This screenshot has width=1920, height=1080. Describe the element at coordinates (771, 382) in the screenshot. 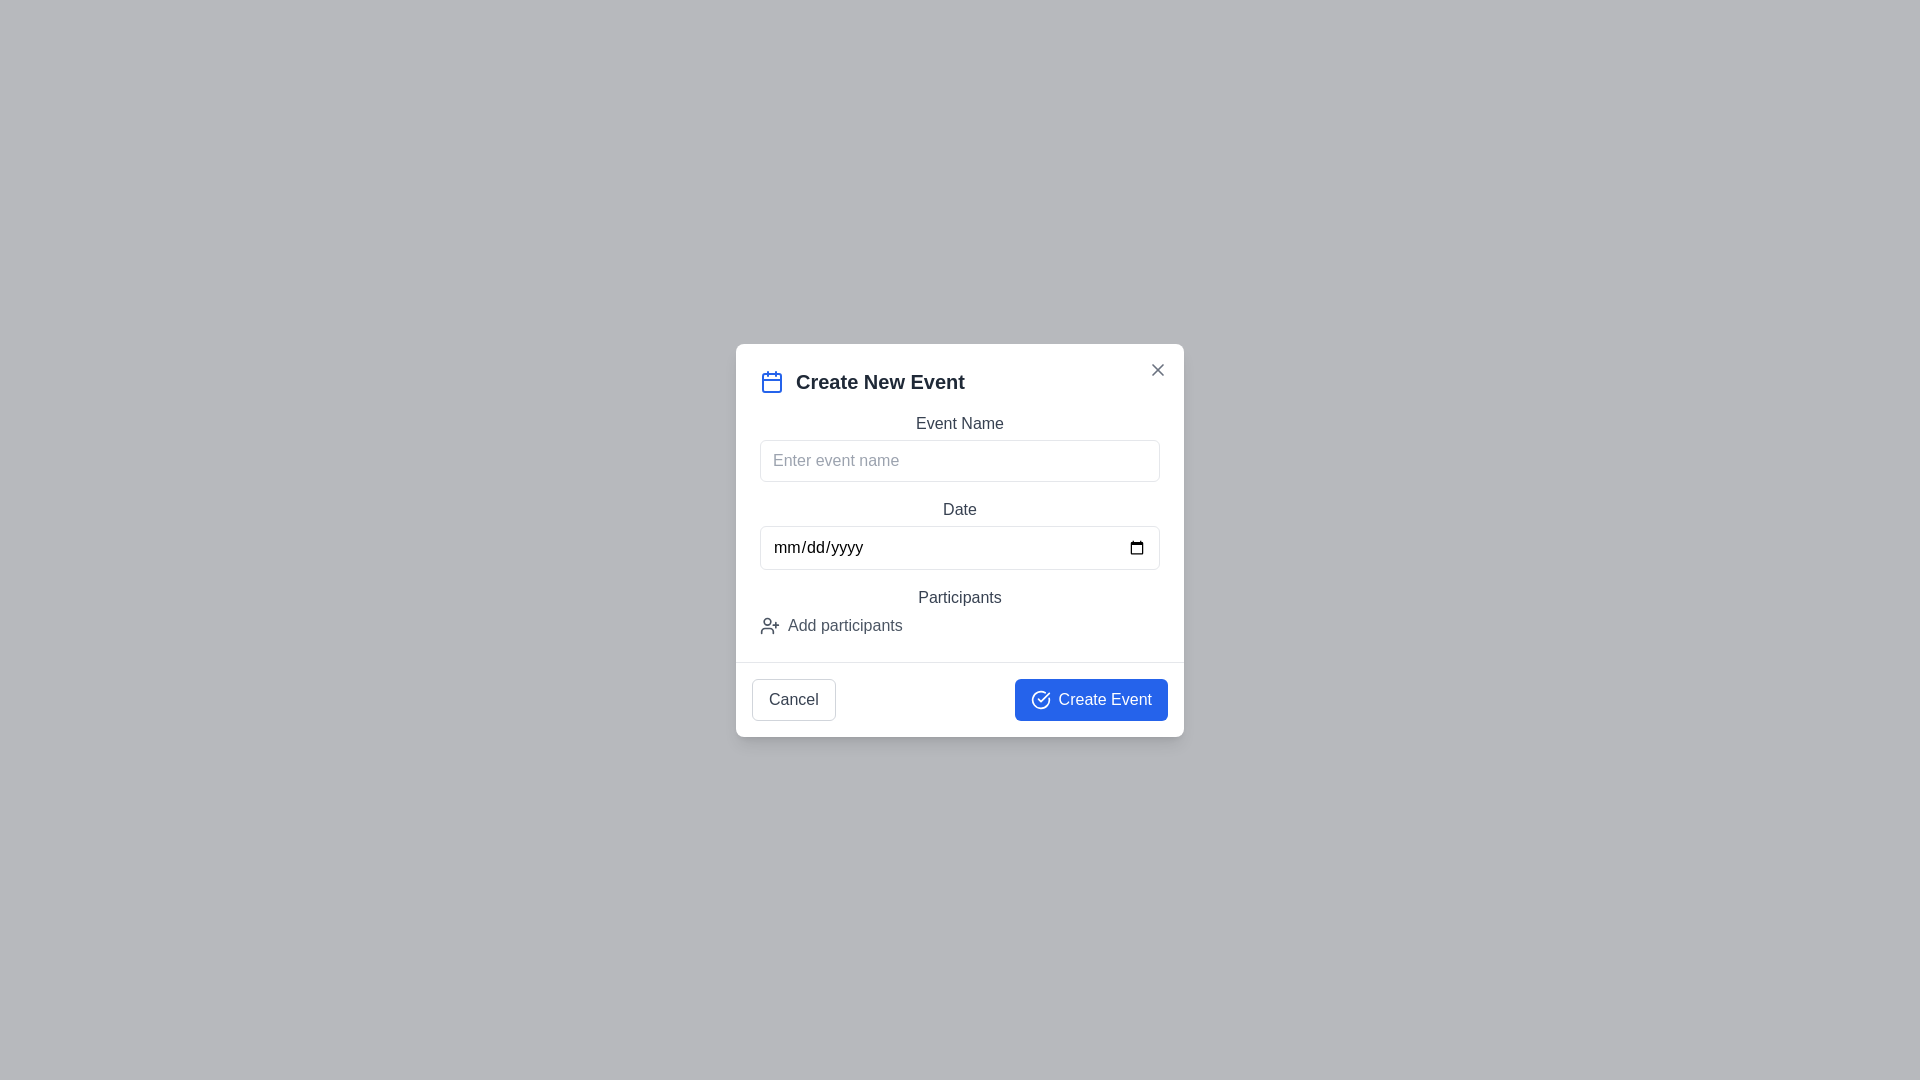

I see `the decorative graphical element within the SVG that represents the calendar icon, located adjacent to the 'Create New Event' title` at that location.